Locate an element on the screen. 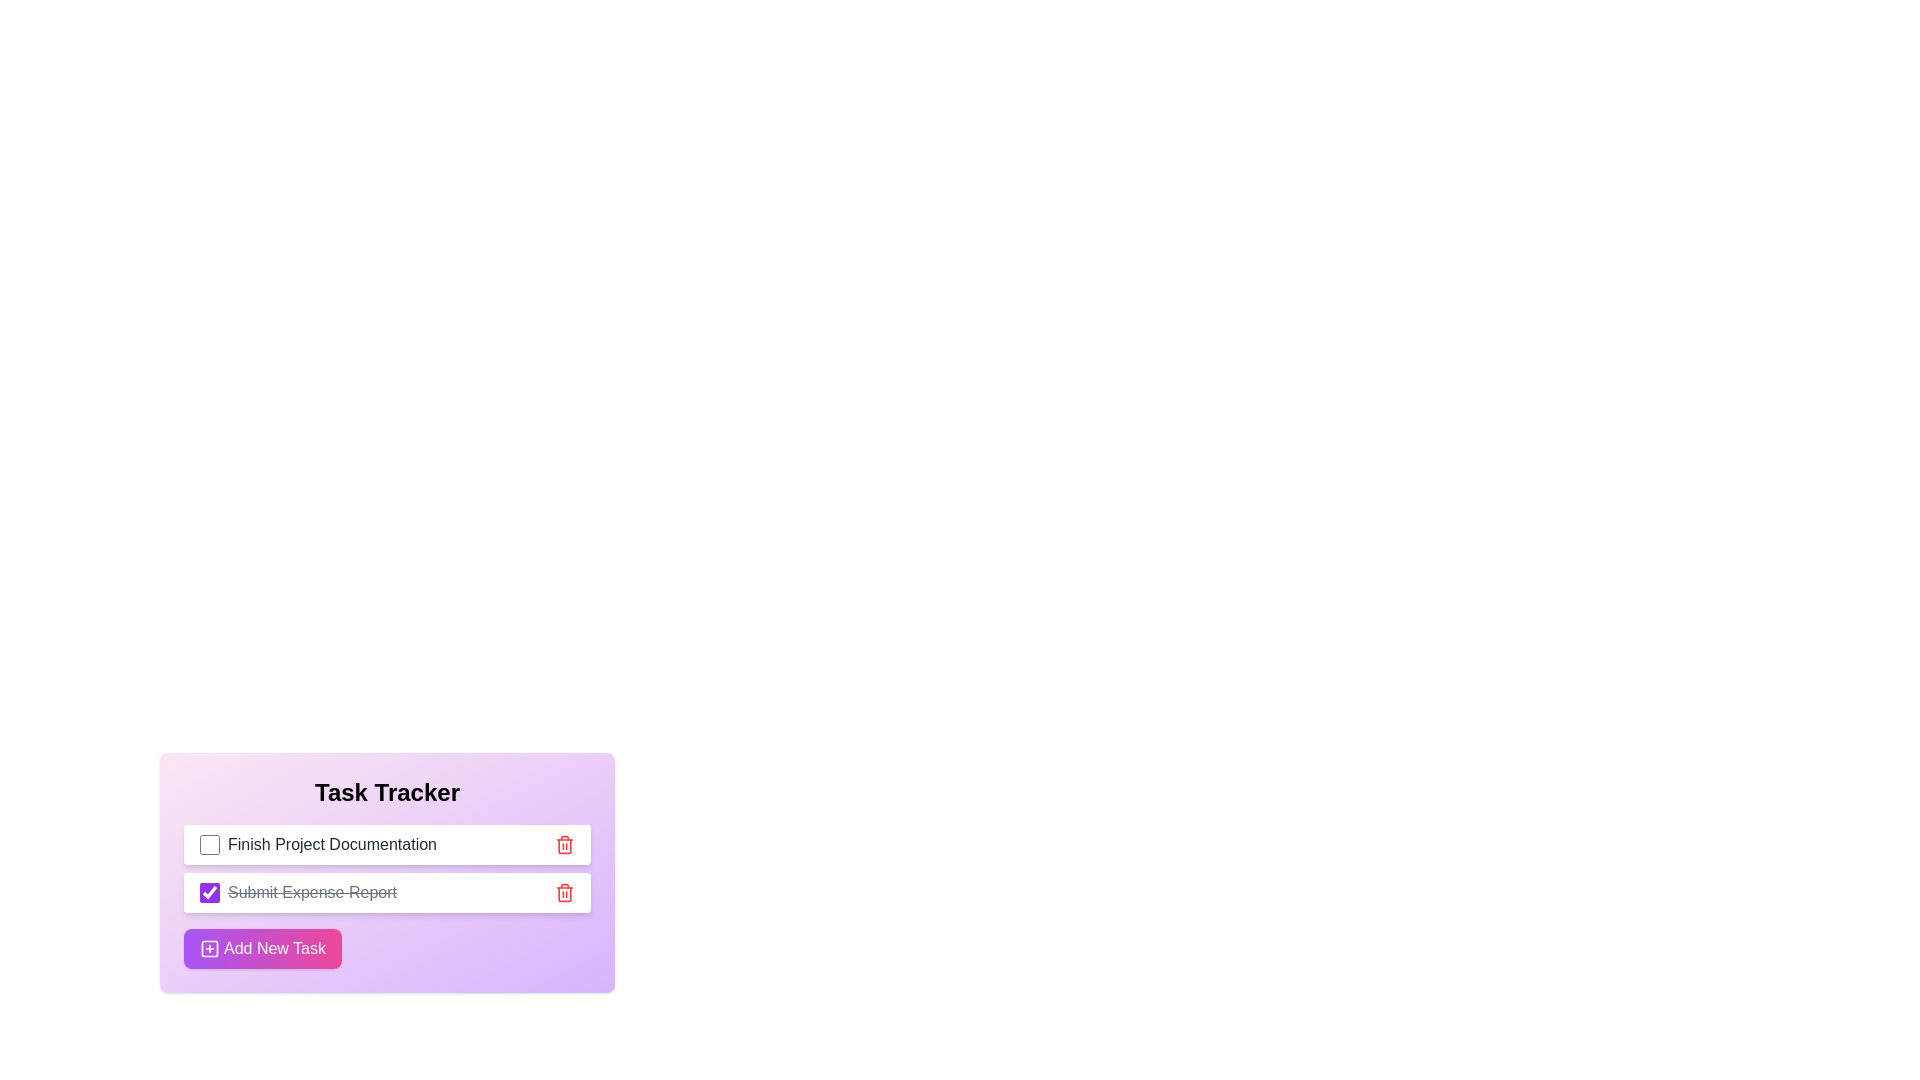 The image size is (1920, 1080). the red trash icon on the right side of the task list entry labeled 'Finish Project Documentation' is located at coordinates (564, 844).